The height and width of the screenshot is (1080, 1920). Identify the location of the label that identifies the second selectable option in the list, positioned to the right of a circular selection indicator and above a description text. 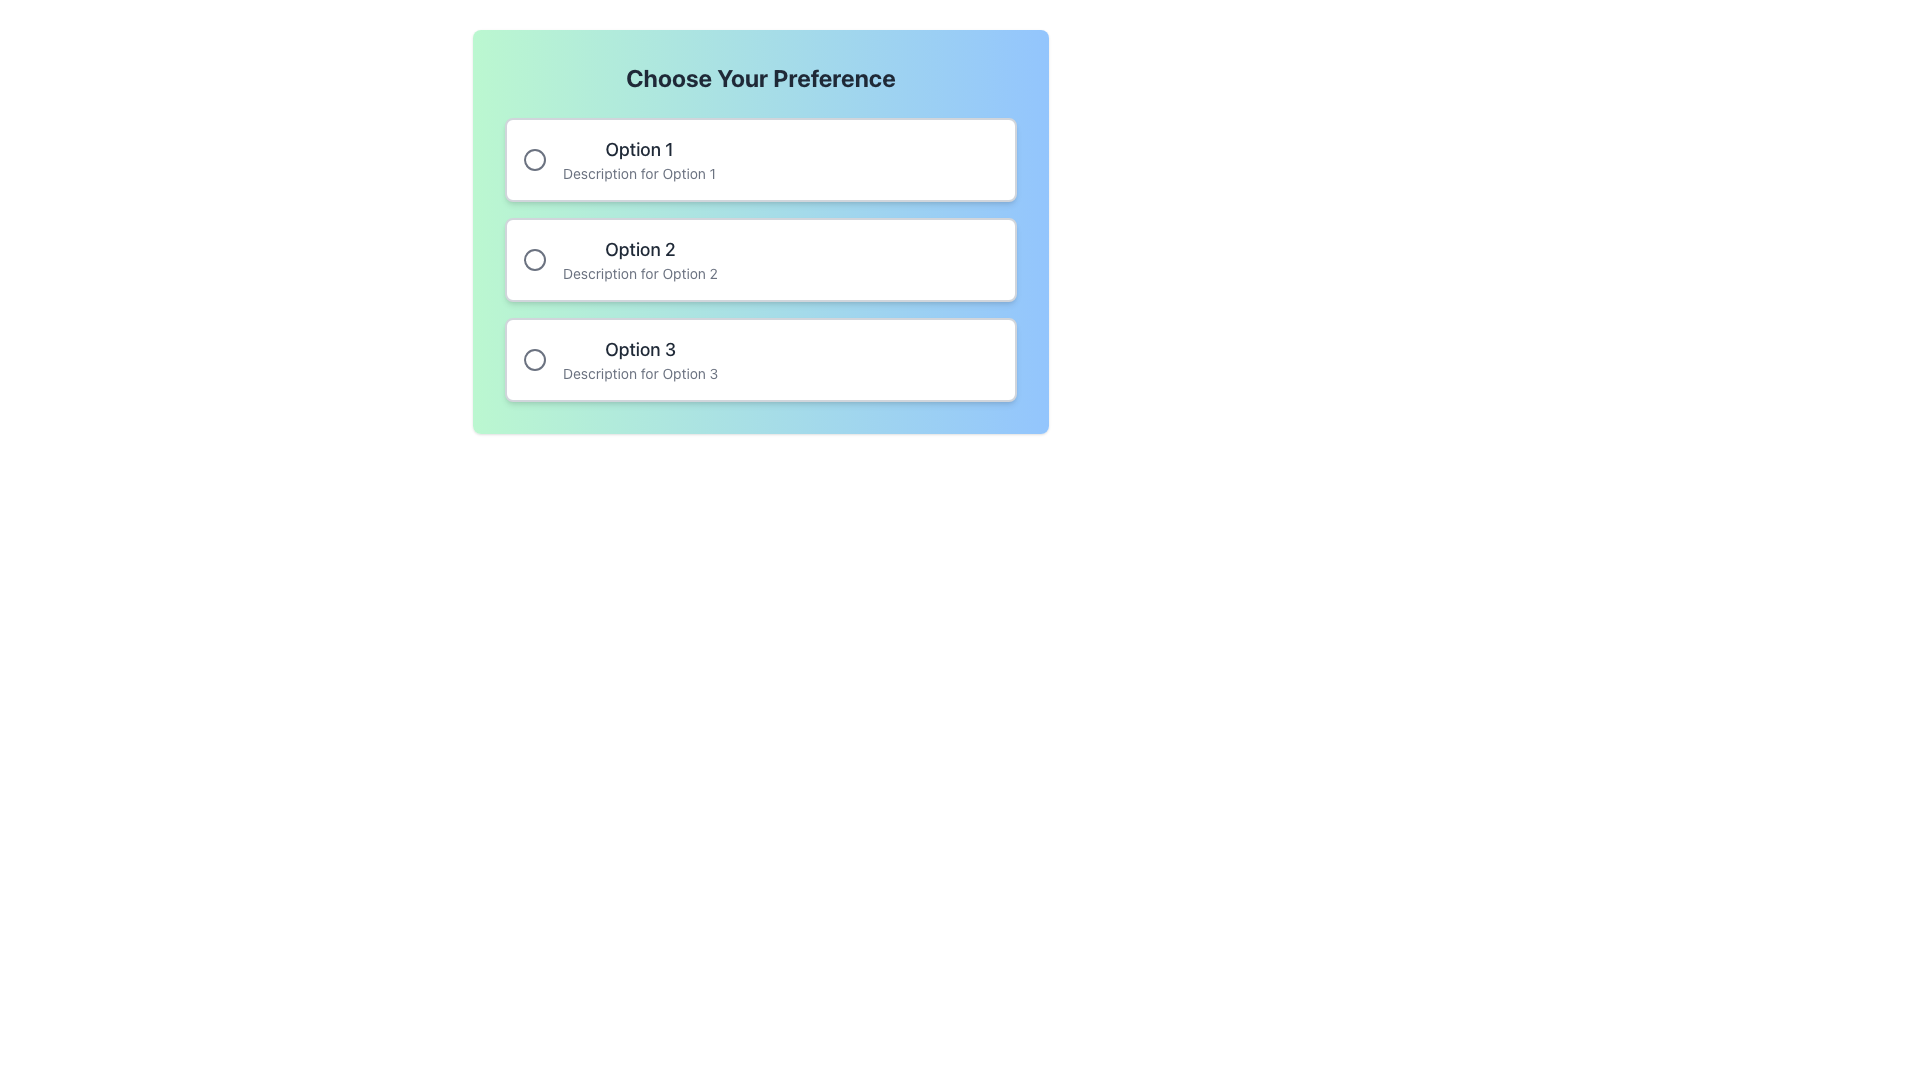
(640, 249).